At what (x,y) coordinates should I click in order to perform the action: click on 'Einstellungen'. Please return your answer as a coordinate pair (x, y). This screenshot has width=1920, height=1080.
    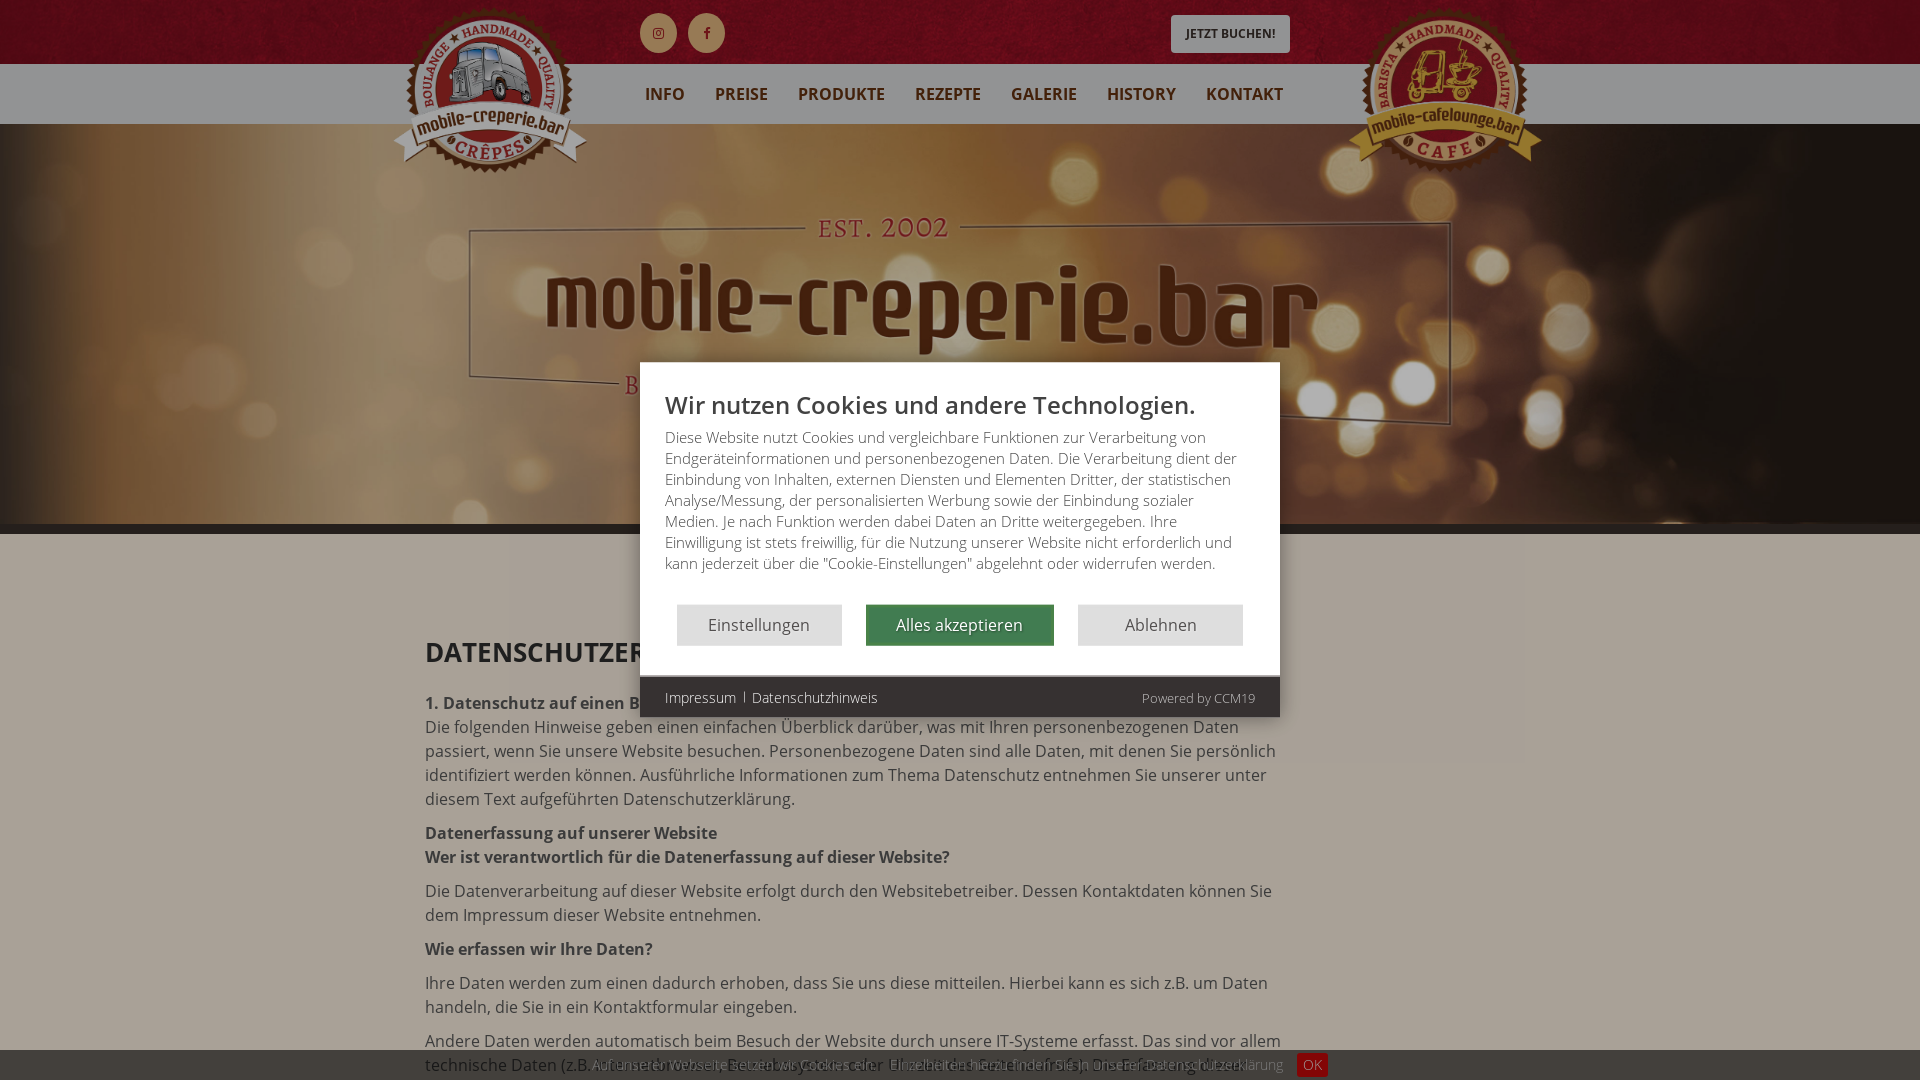
    Looking at the image, I should click on (676, 623).